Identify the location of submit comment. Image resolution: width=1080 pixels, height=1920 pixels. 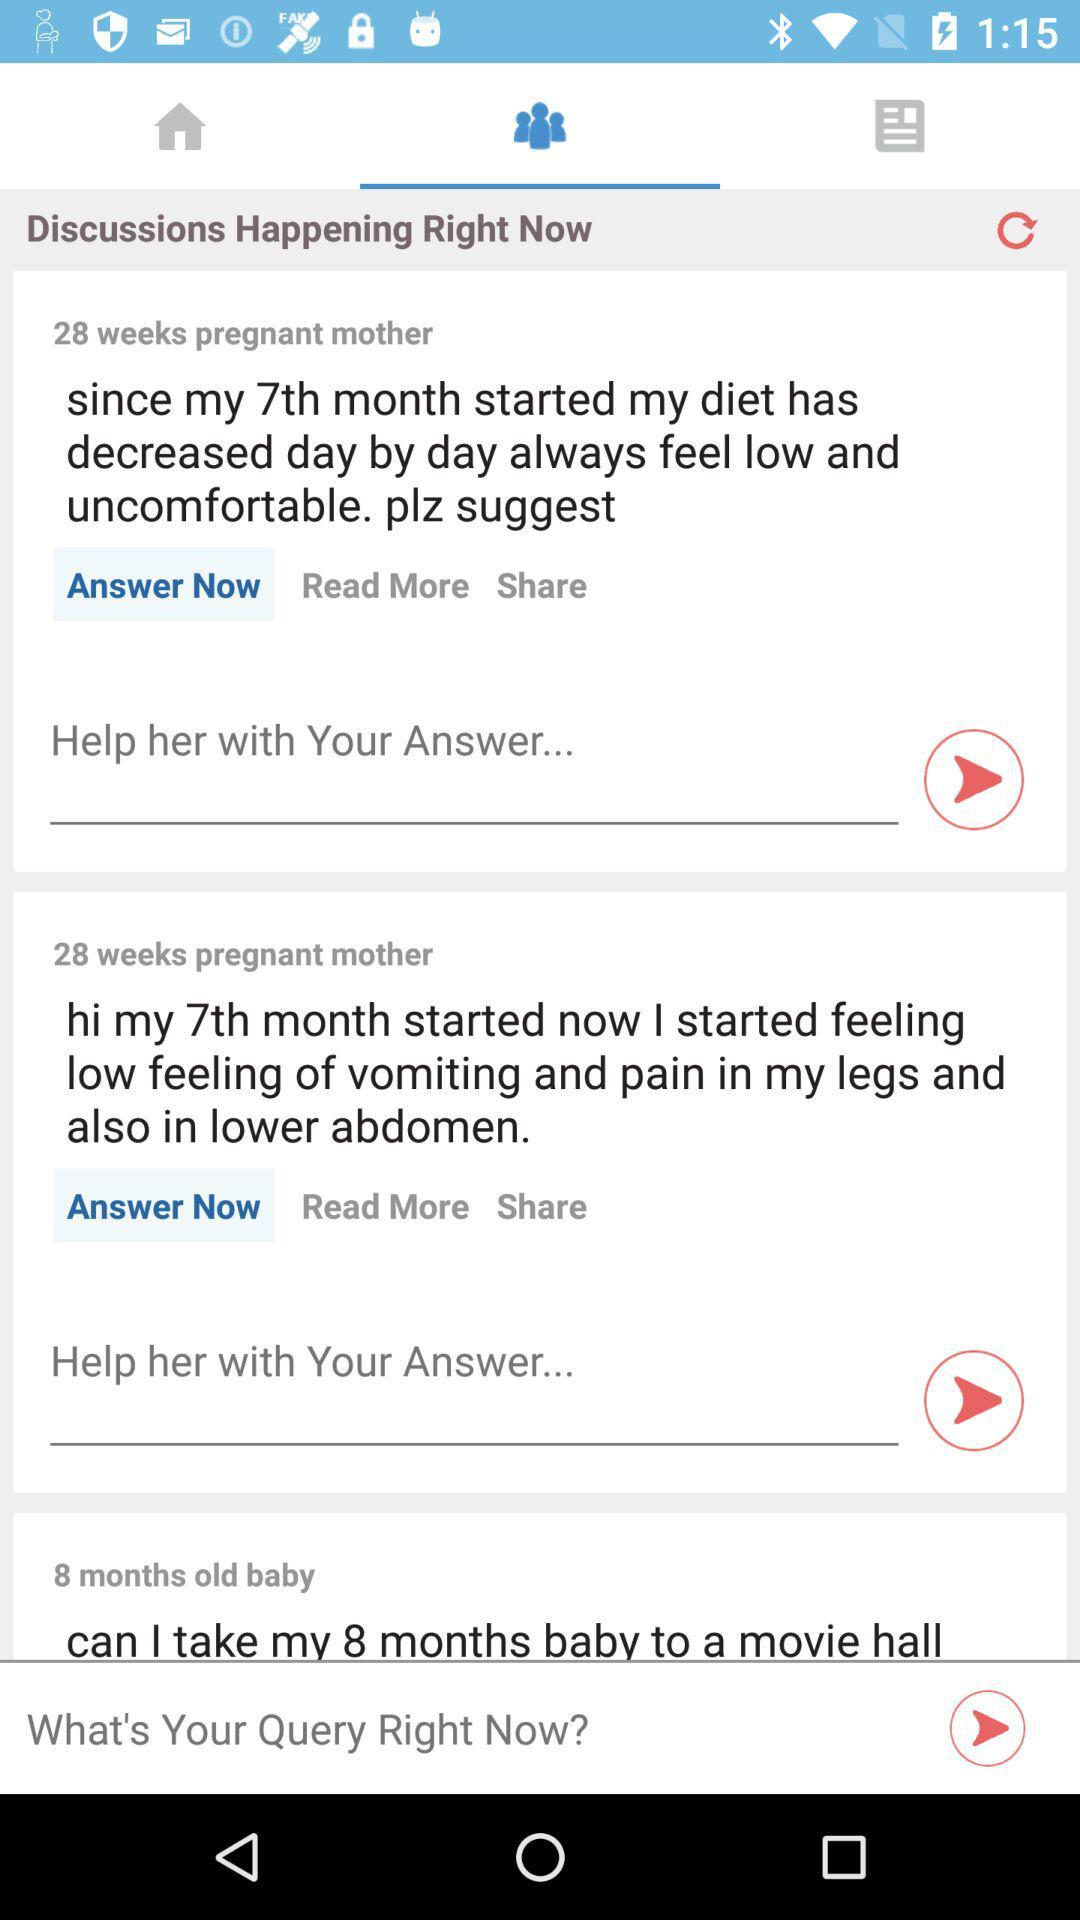
(973, 778).